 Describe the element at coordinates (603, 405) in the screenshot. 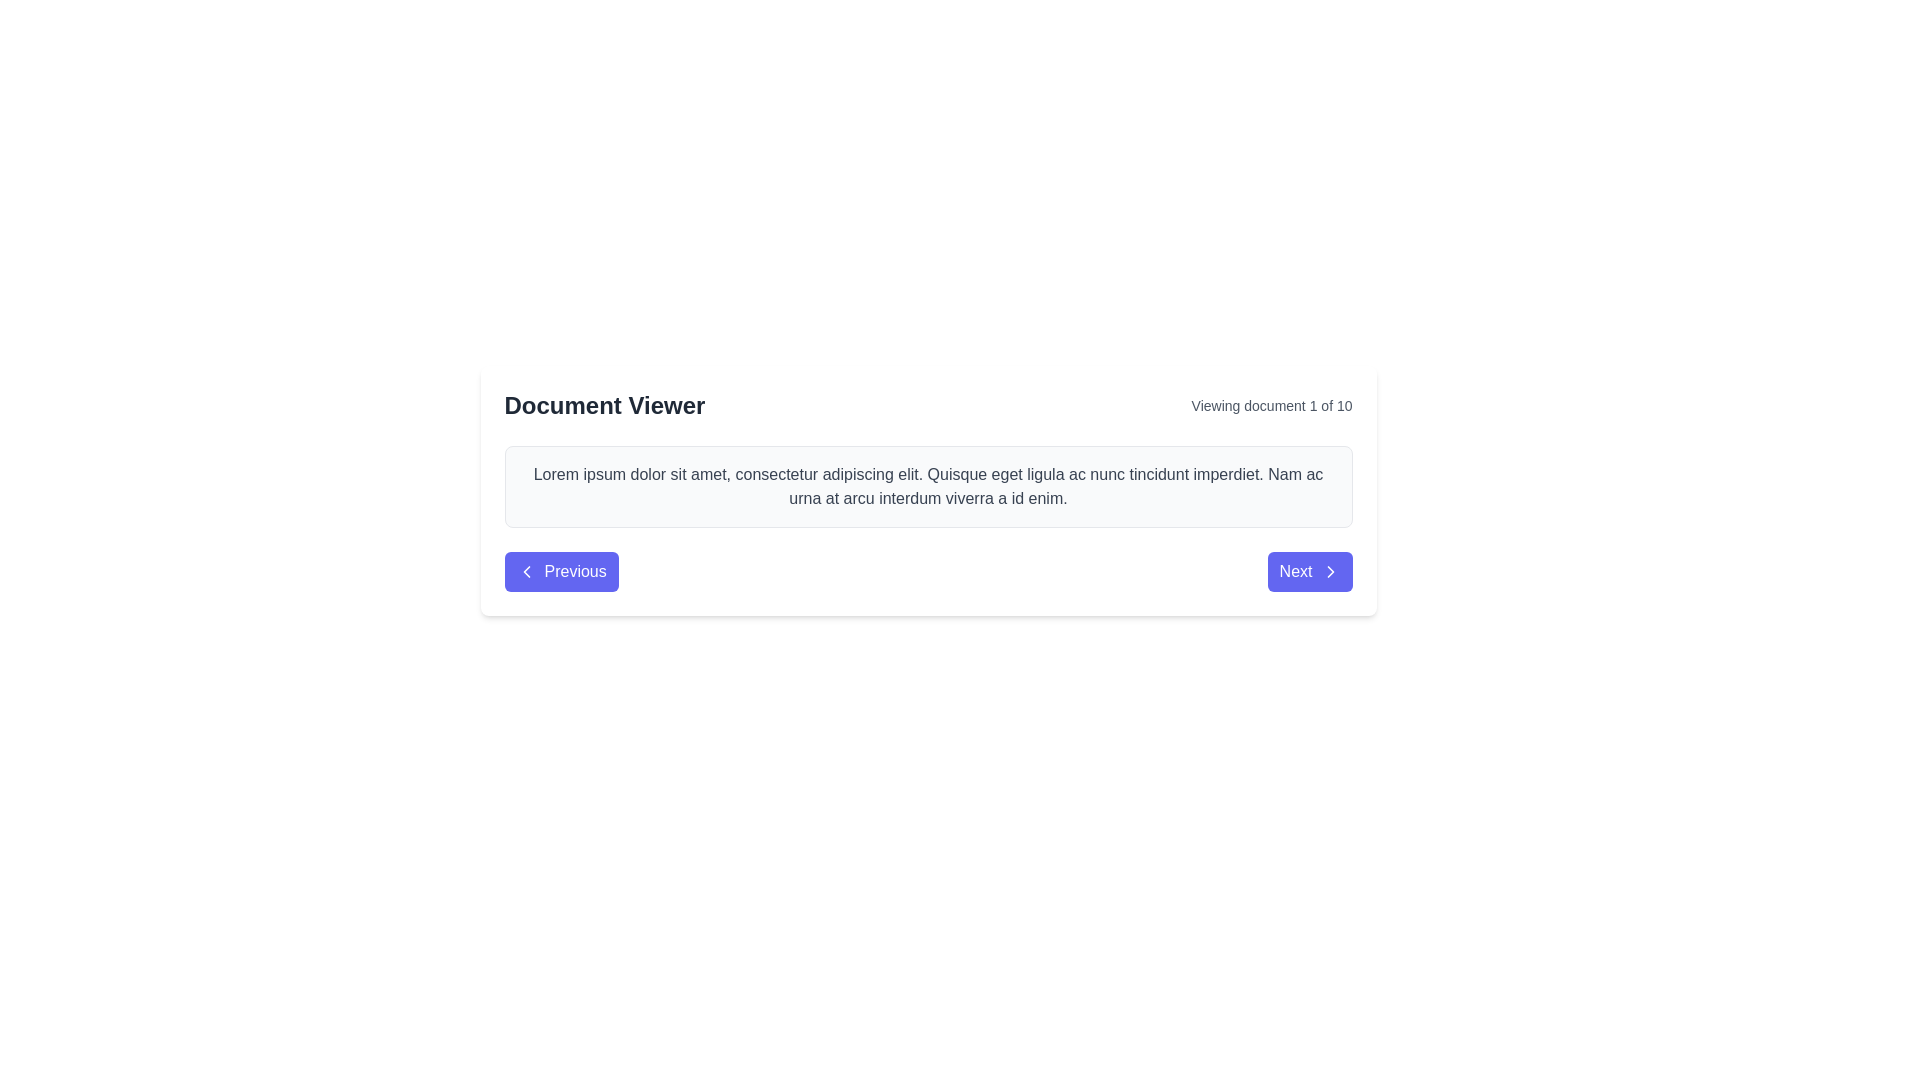

I see `the text heading that serves as the title of the current section or page in the document viewer interface` at that location.